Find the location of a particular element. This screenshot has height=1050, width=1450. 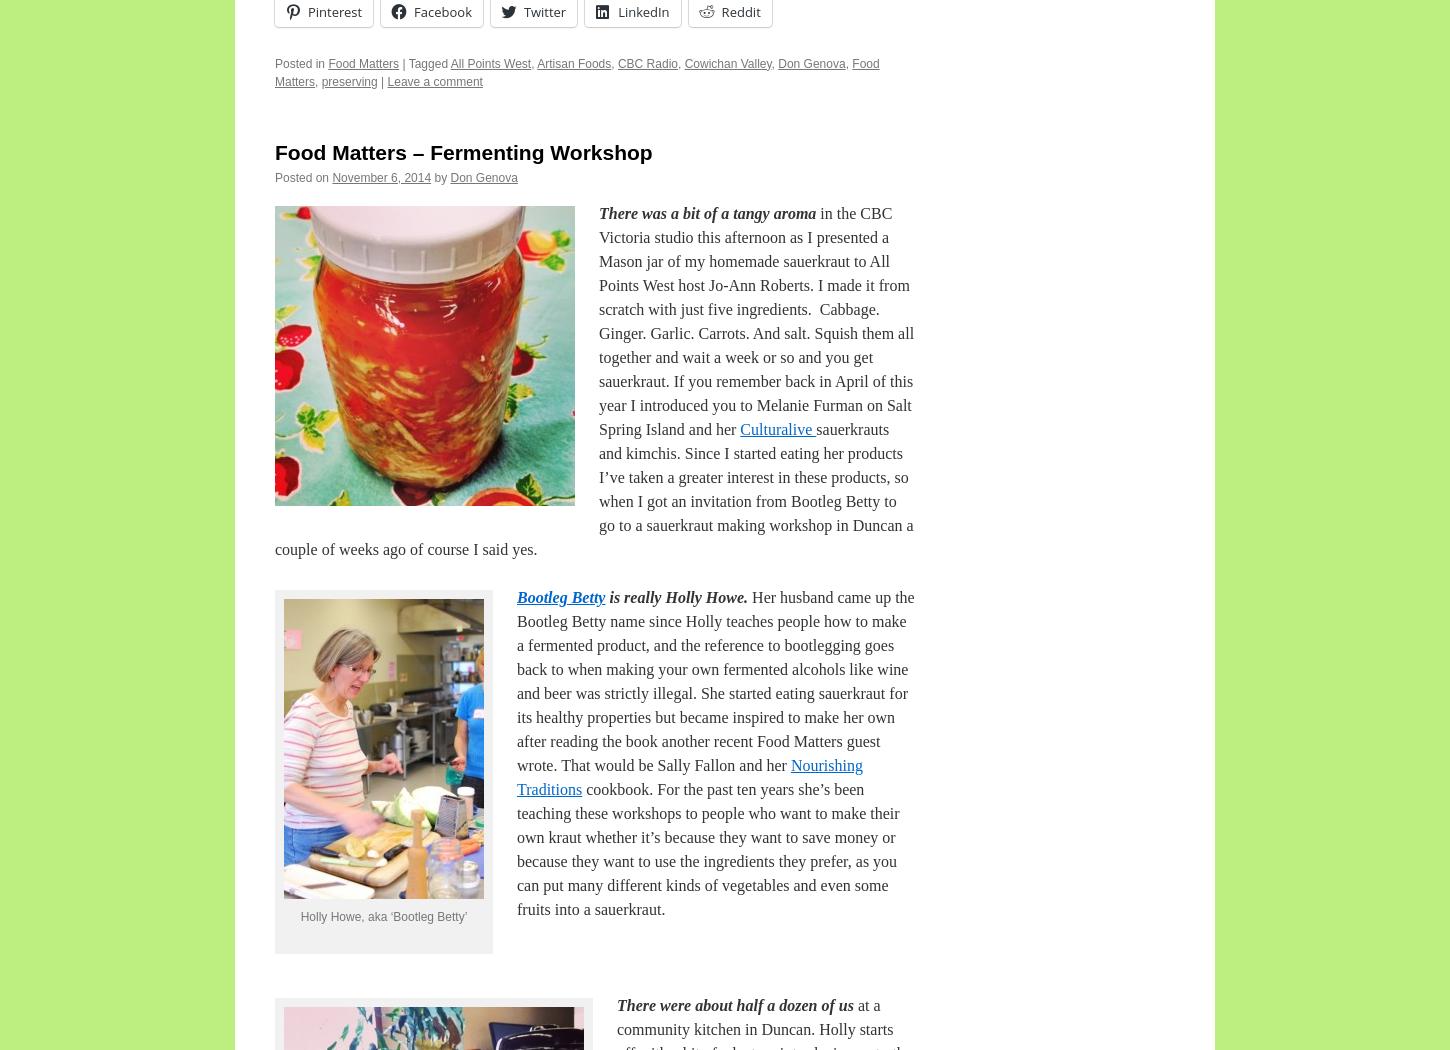

'Culturalive' is located at coordinates (778, 427).